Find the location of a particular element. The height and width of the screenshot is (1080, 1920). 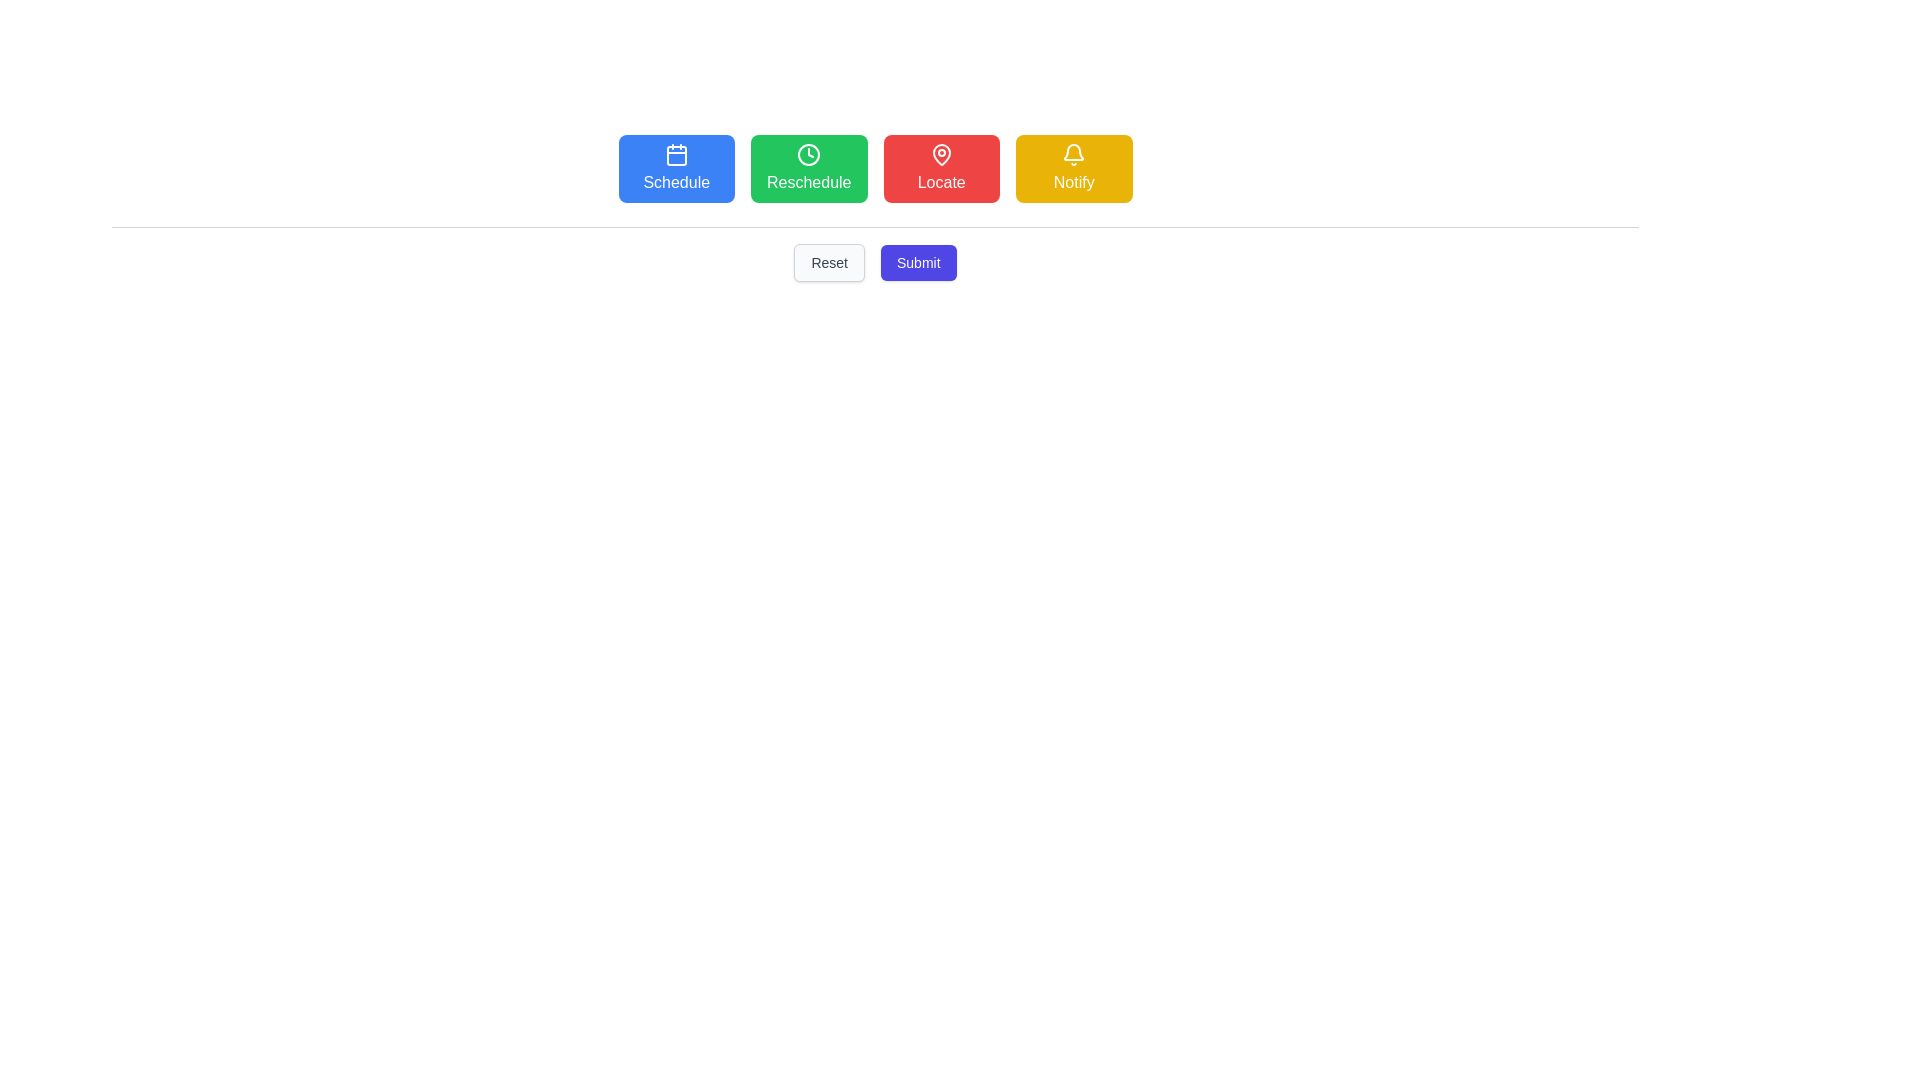

the SVG circle that represents the clock symbol within the 'Reschedule' button, which is the second button in a sequence of four buttons at the top-center of the interface is located at coordinates (809, 153).